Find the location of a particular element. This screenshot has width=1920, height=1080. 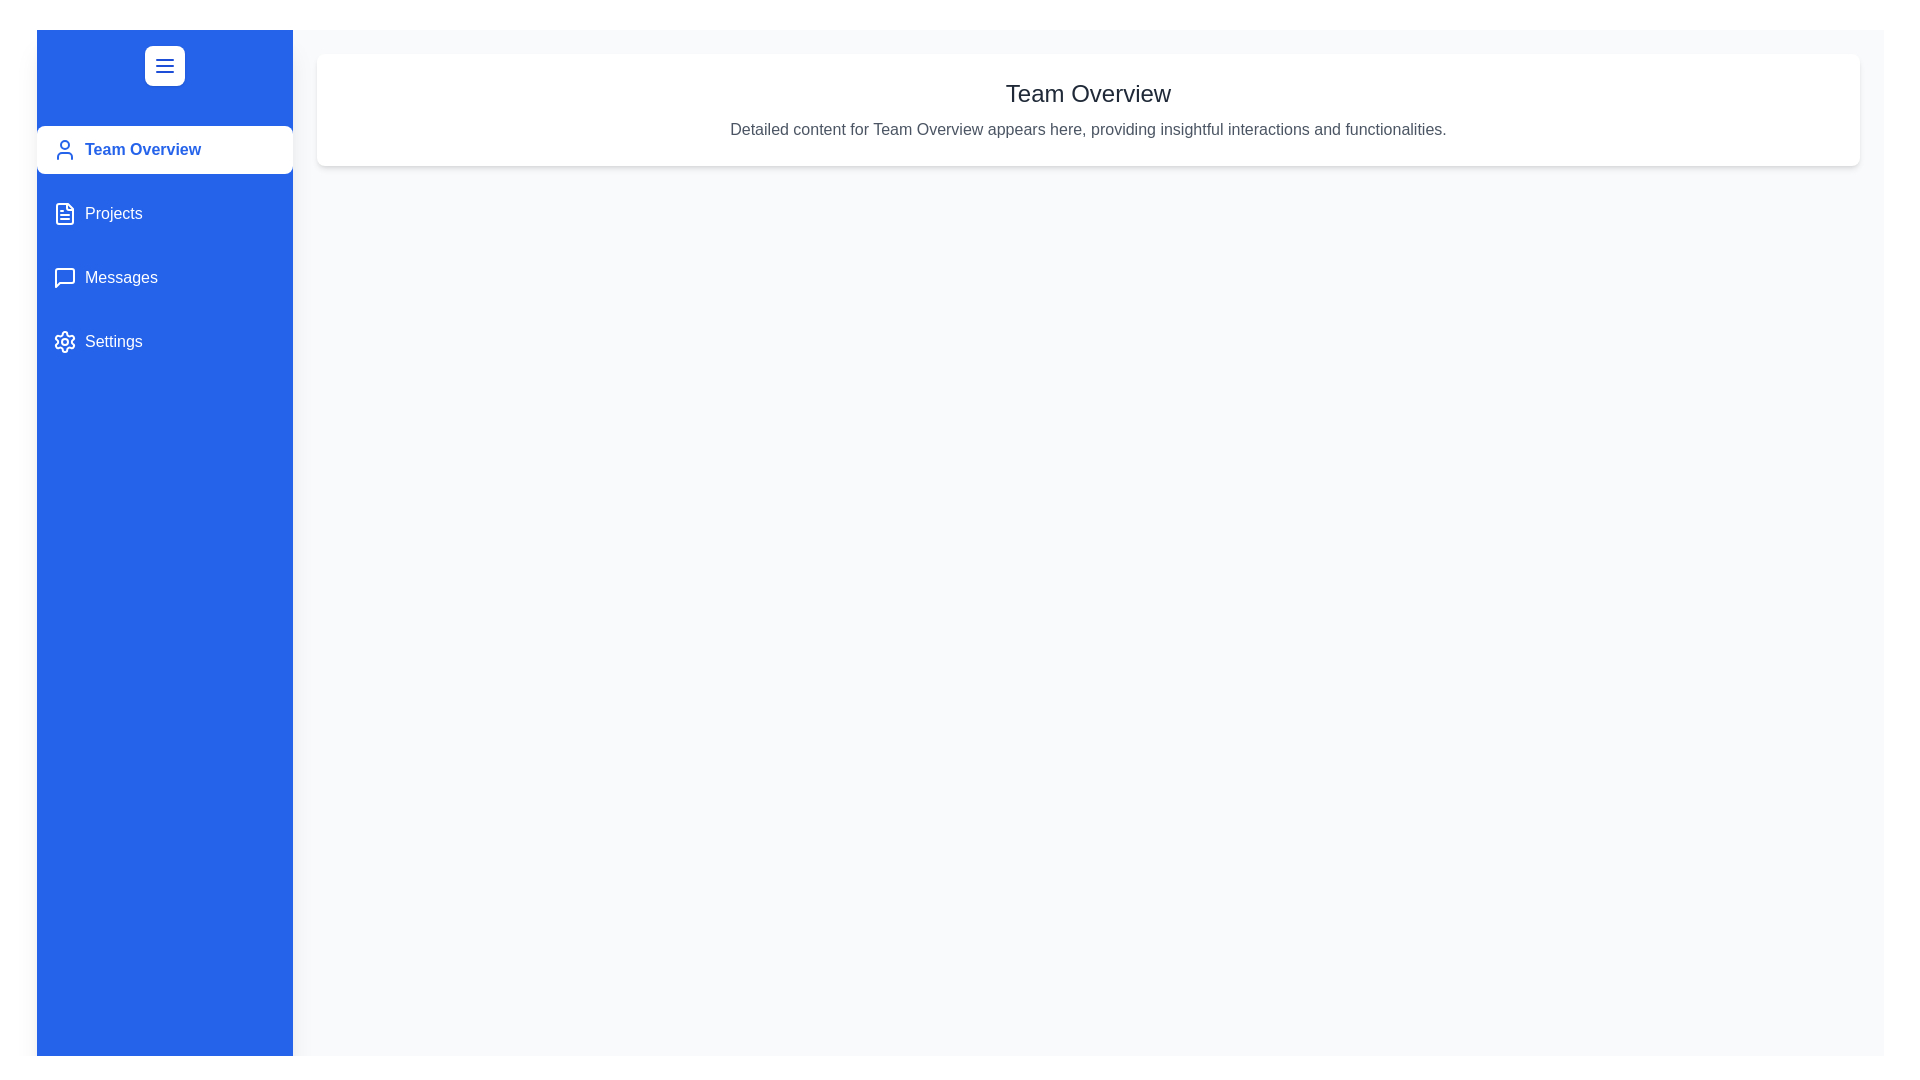

the sidebar item Team Overview to preview its selection state is located at coordinates (164, 149).